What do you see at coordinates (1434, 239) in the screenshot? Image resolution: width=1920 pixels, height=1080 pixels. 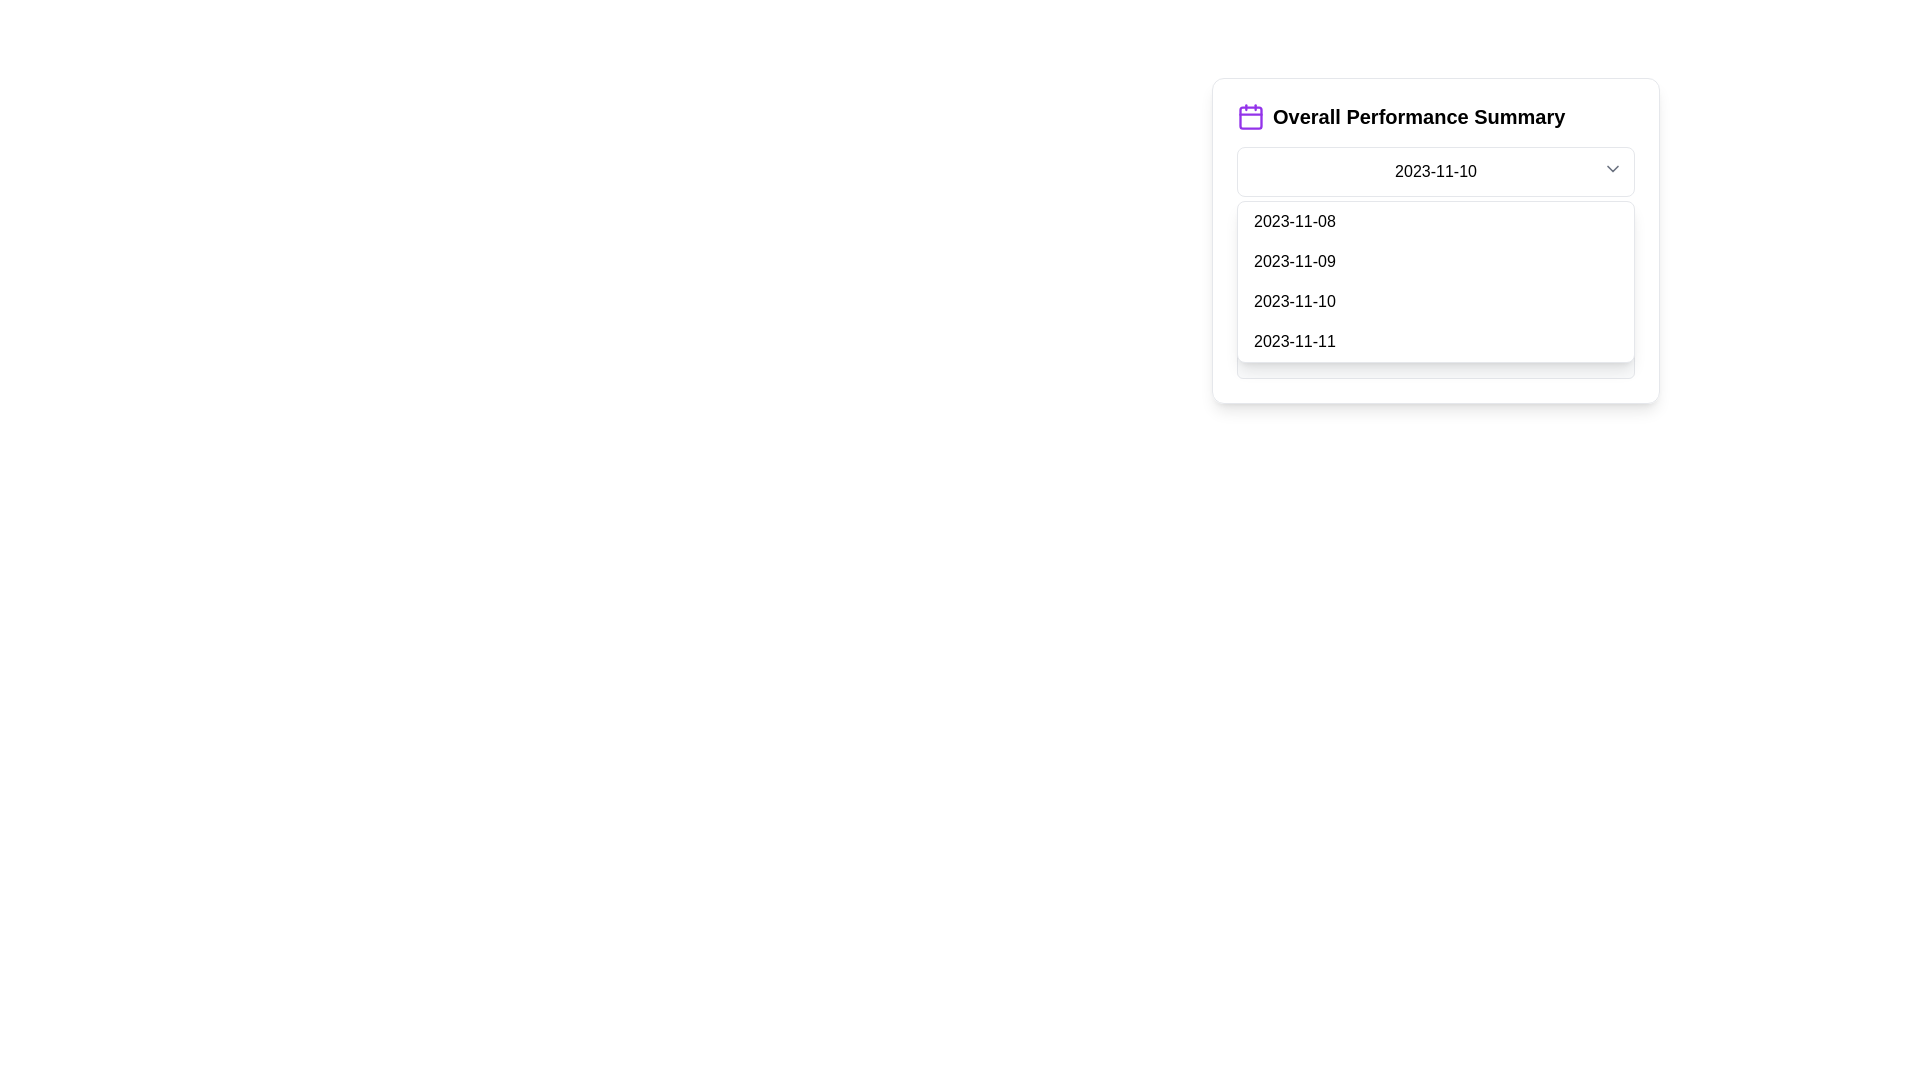 I see `the dropdown menu item` at bounding box center [1434, 239].